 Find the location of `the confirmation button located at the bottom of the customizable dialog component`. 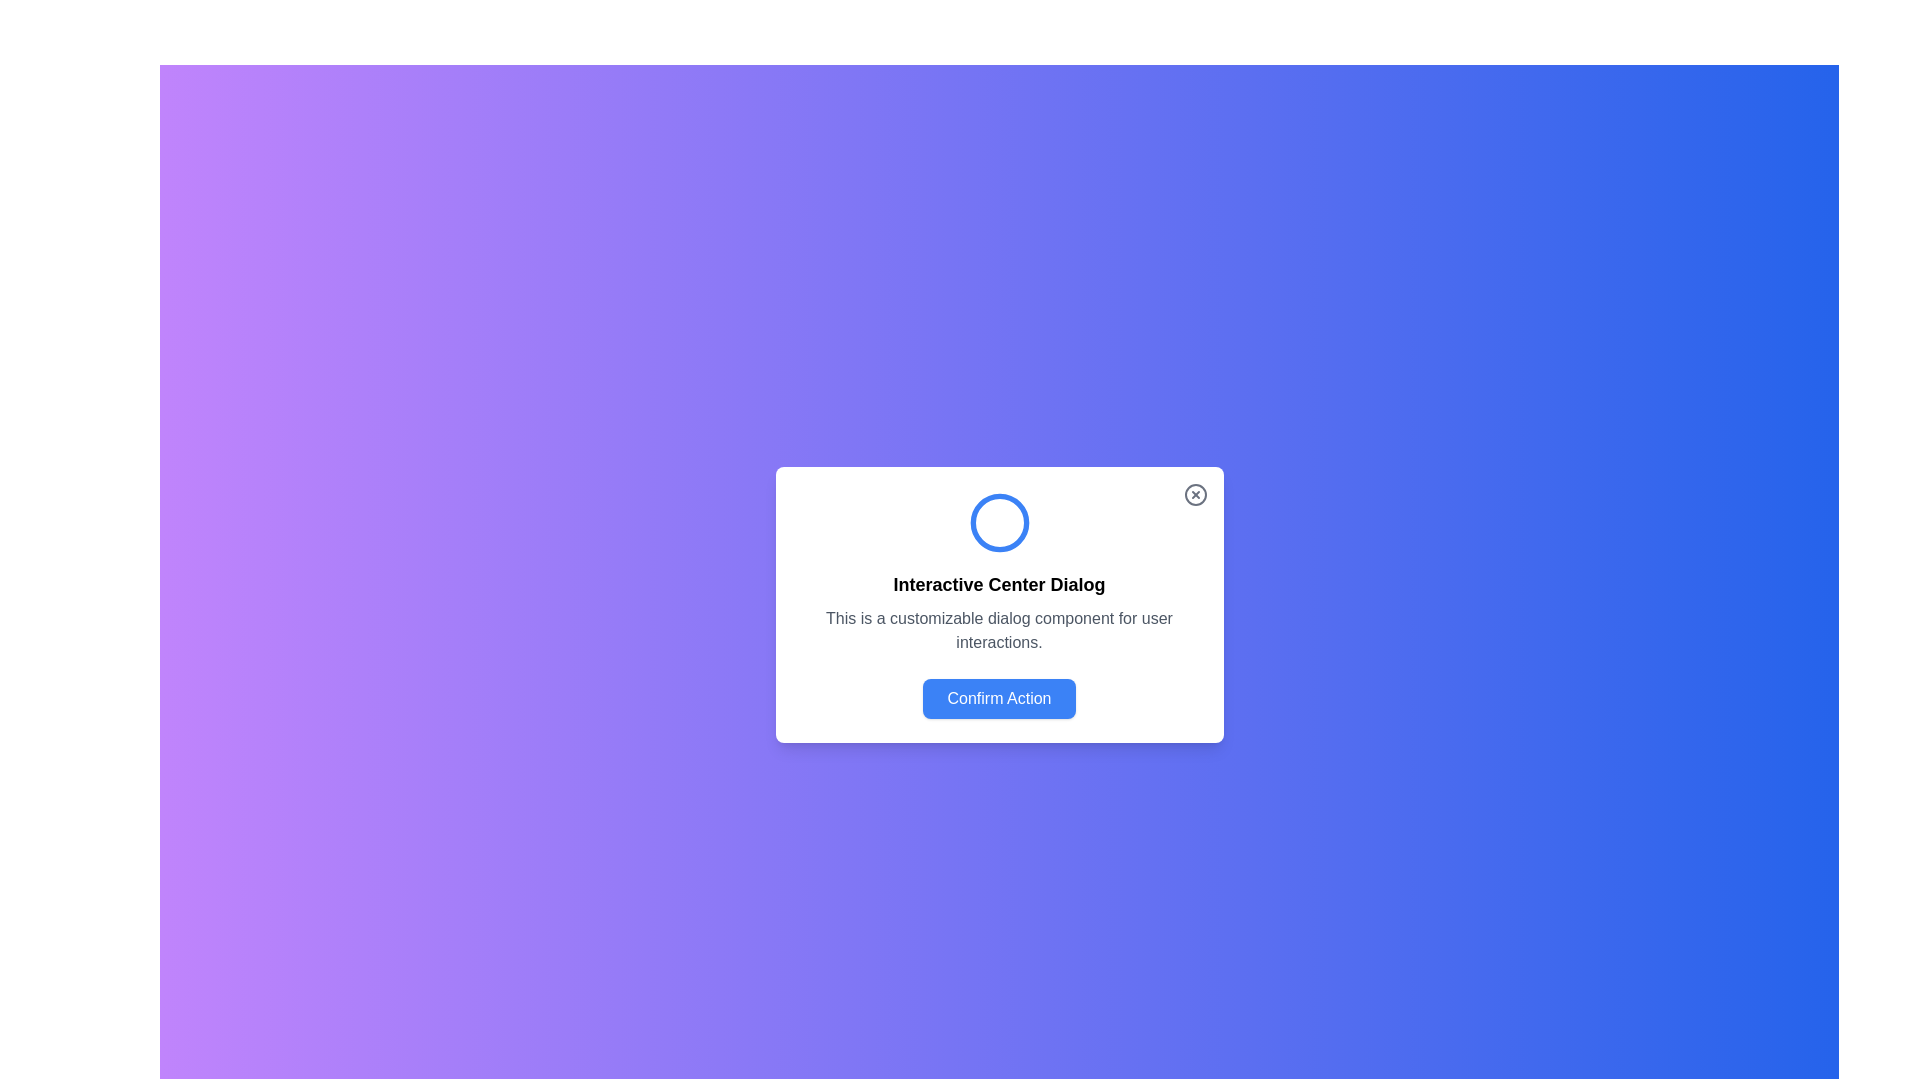

the confirmation button located at the bottom of the customizable dialog component is located at coordinates (999, 697).